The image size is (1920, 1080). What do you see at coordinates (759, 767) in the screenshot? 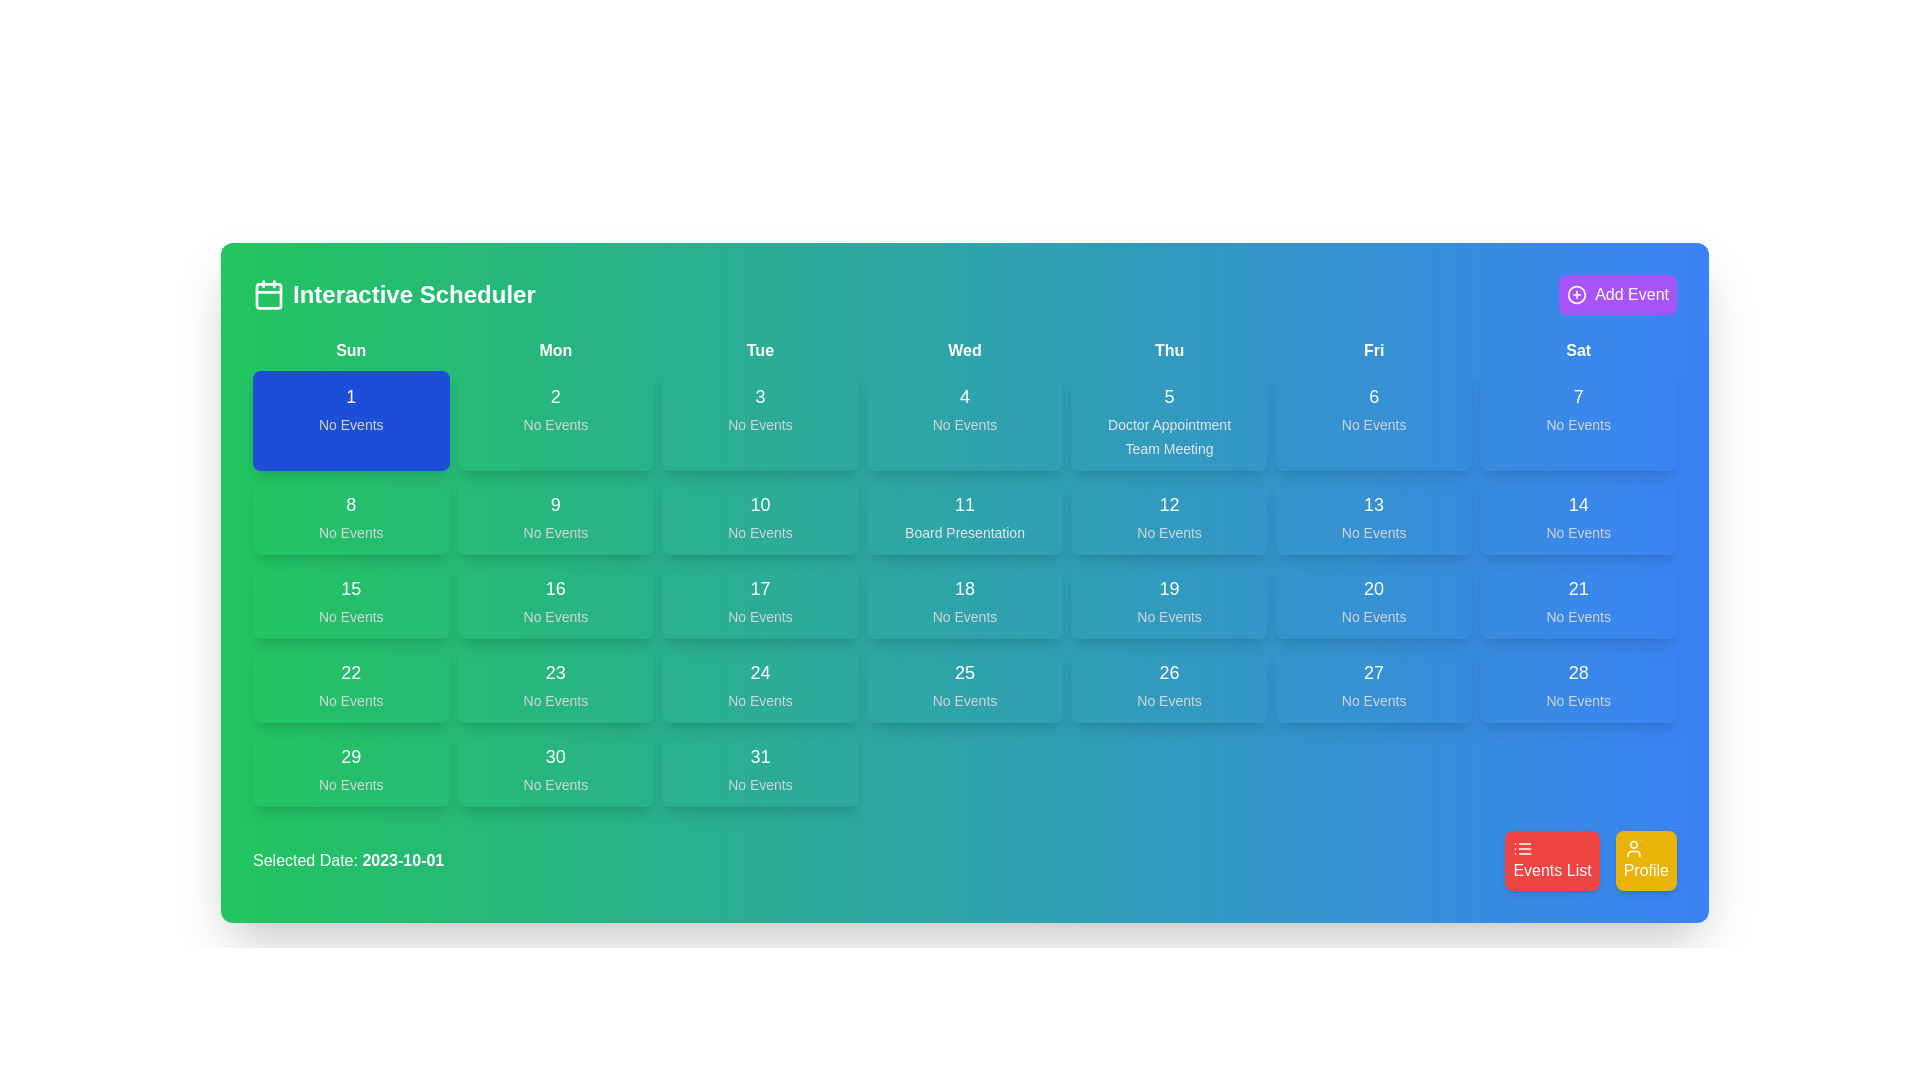
I see `the calendar cell representing the 31st day, located in the bottom-right corner of the calendar grid` at bounding box center [759, 767].